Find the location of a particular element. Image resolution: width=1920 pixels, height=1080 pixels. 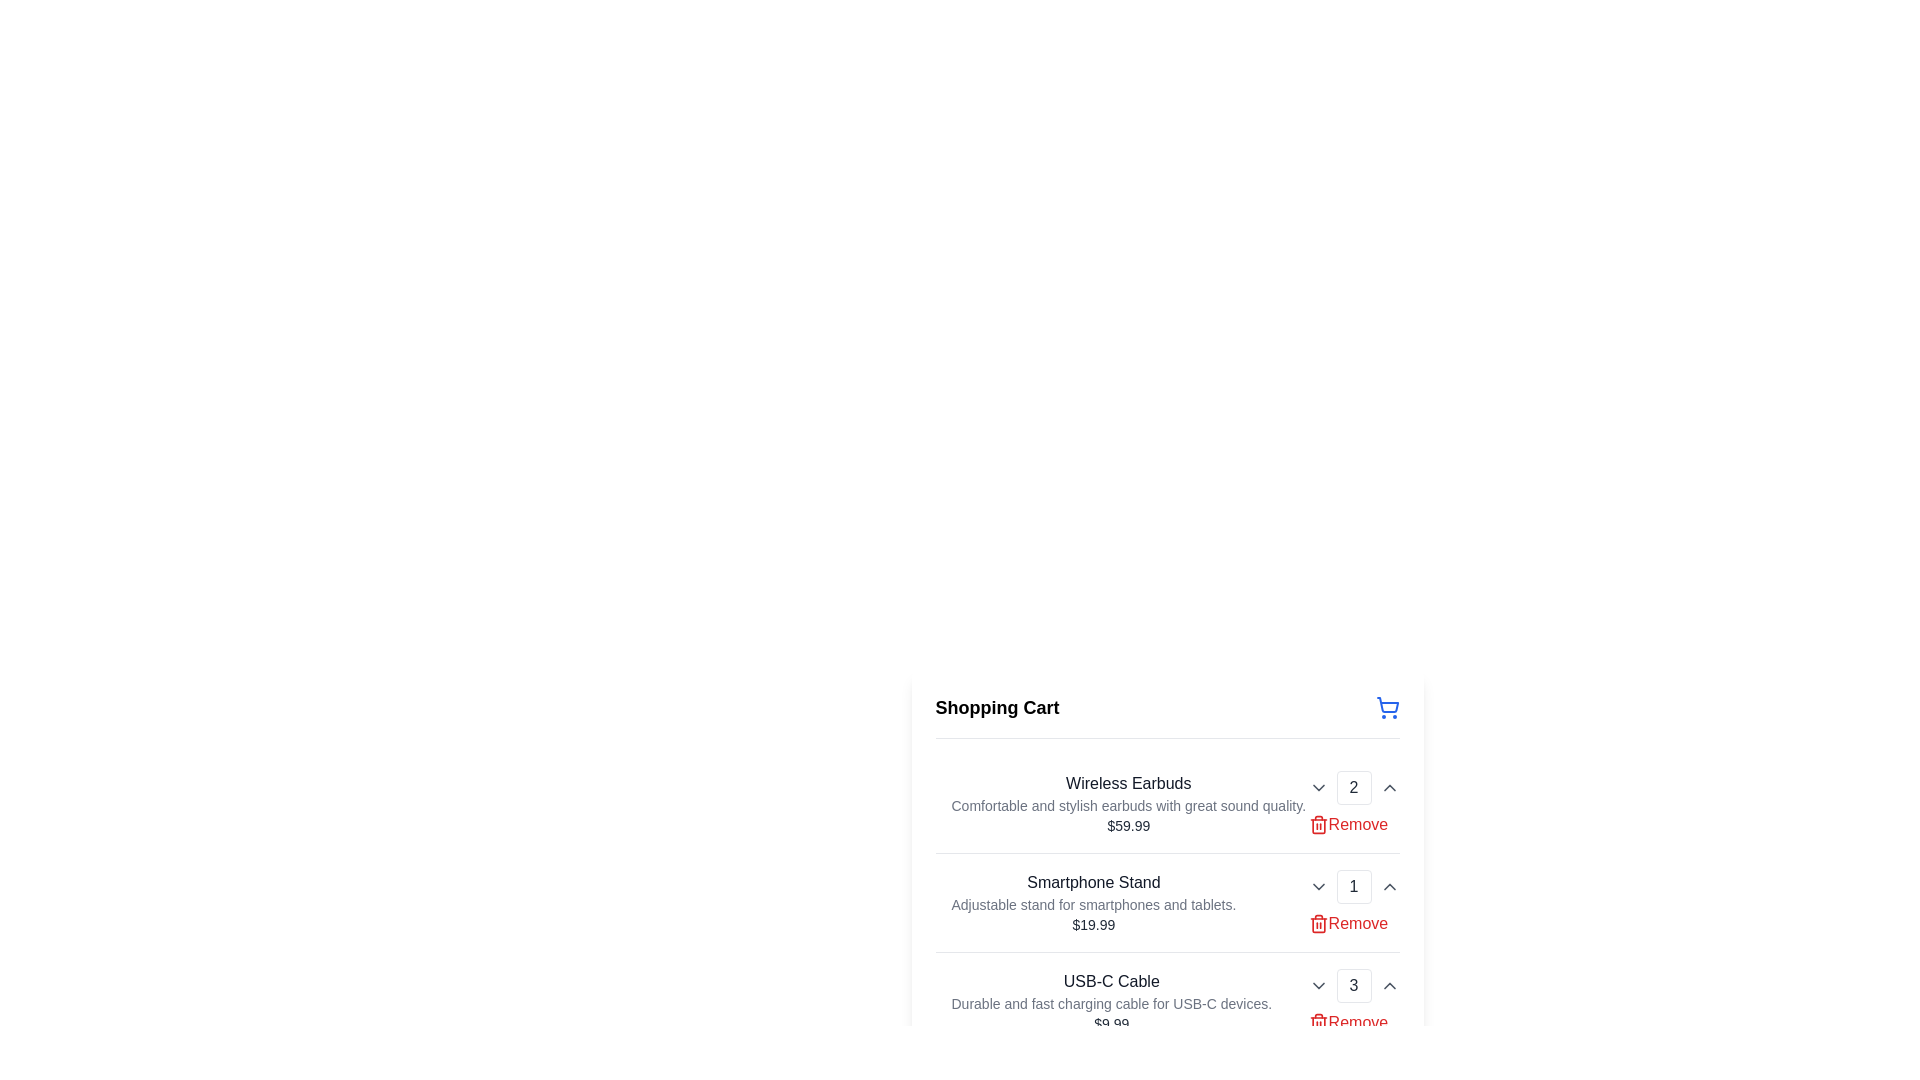

the price text element that represents the cost of the product in the shopping cart, located beneath the description 'Comfortable and stylish earbuds with great sound quality.' is located at coordinates (1128, 825).